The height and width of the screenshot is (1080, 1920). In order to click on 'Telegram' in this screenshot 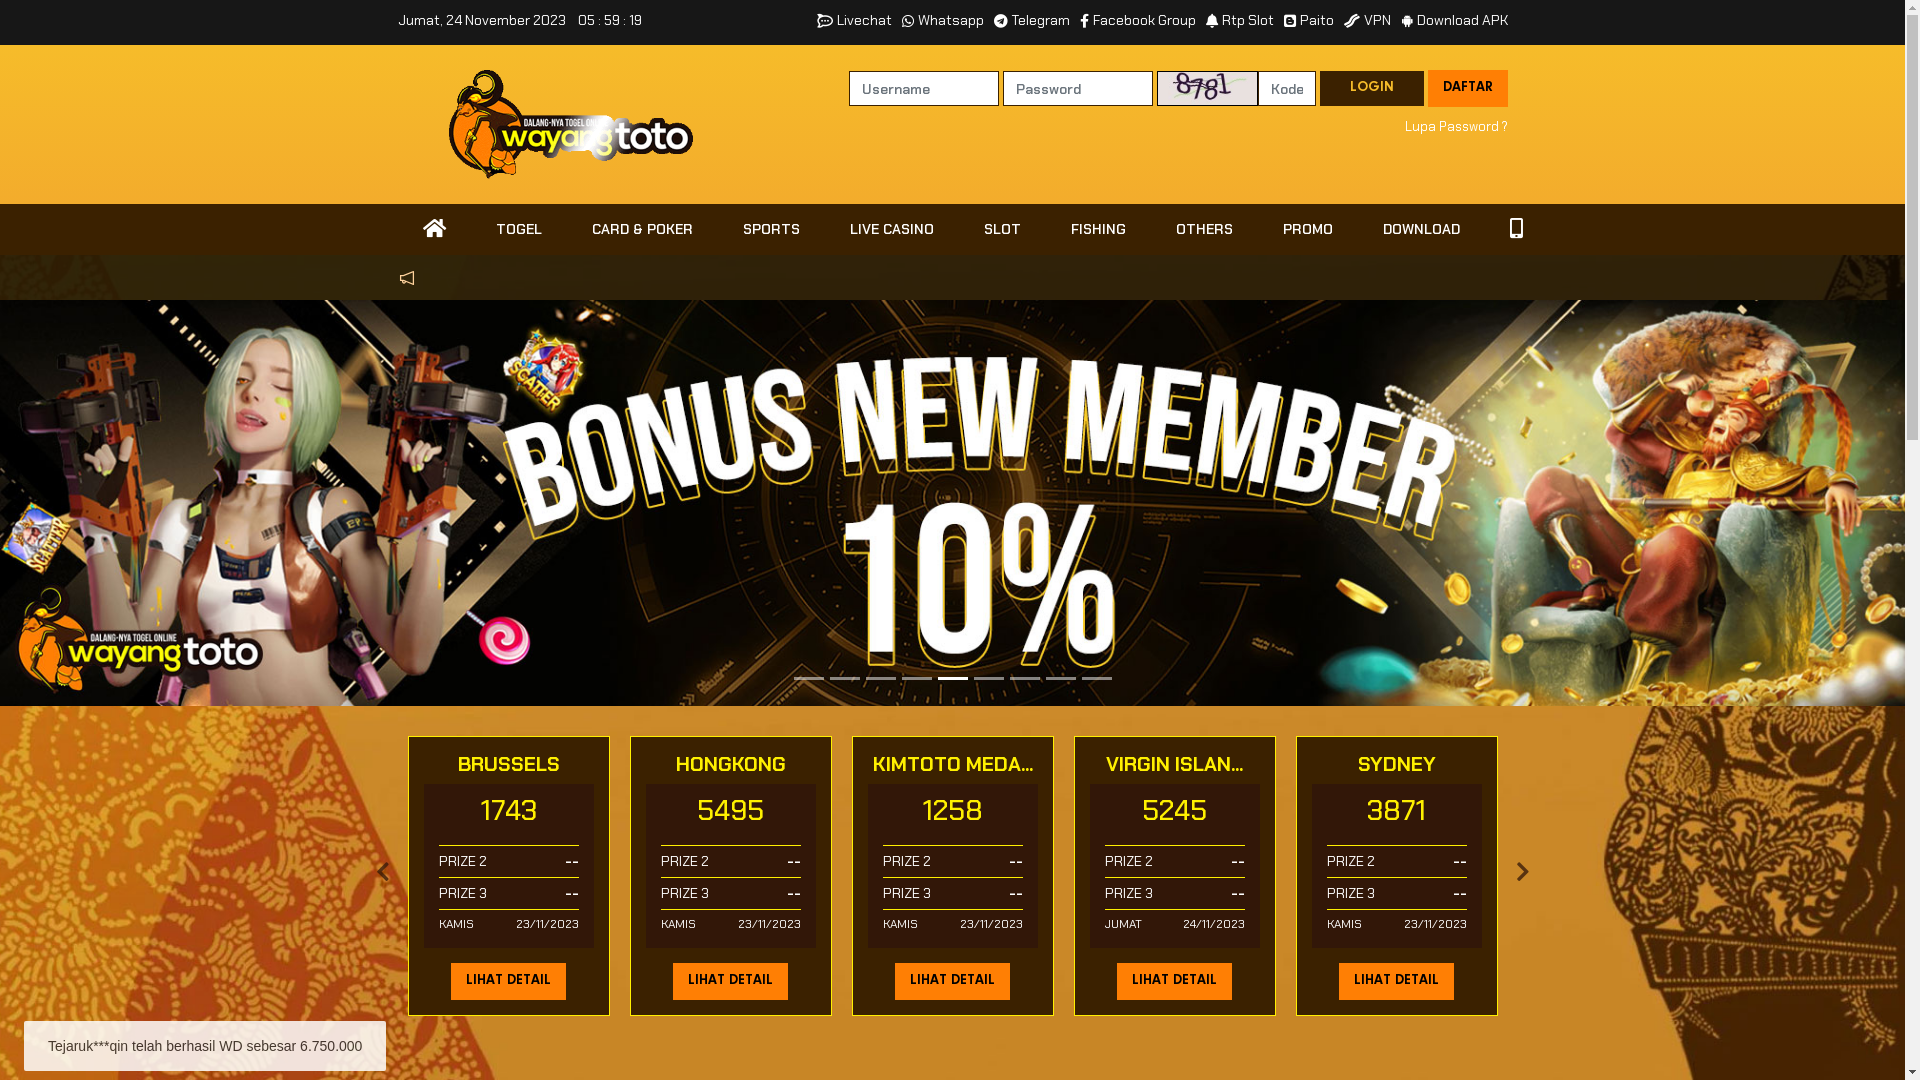, I will do `click(1032, 20)`.